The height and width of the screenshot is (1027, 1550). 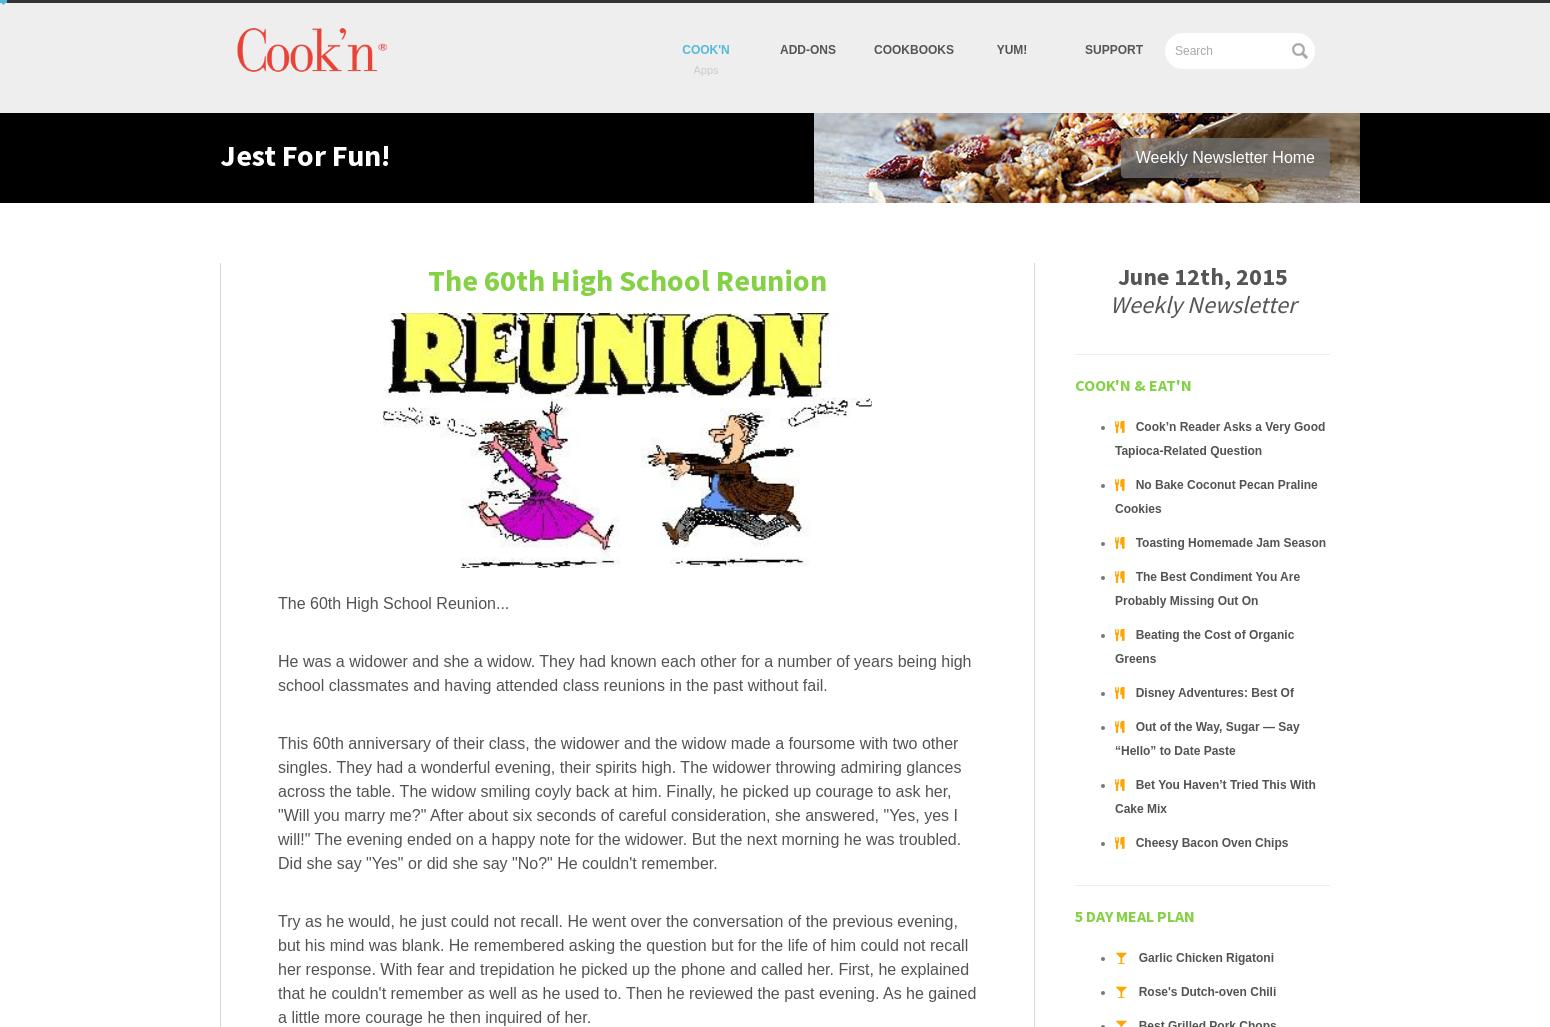 What do you see at coordinates (1202, 303) in the screenshot?
I see `'Weekly Newsletter'` at bounding box center [1202, 303].